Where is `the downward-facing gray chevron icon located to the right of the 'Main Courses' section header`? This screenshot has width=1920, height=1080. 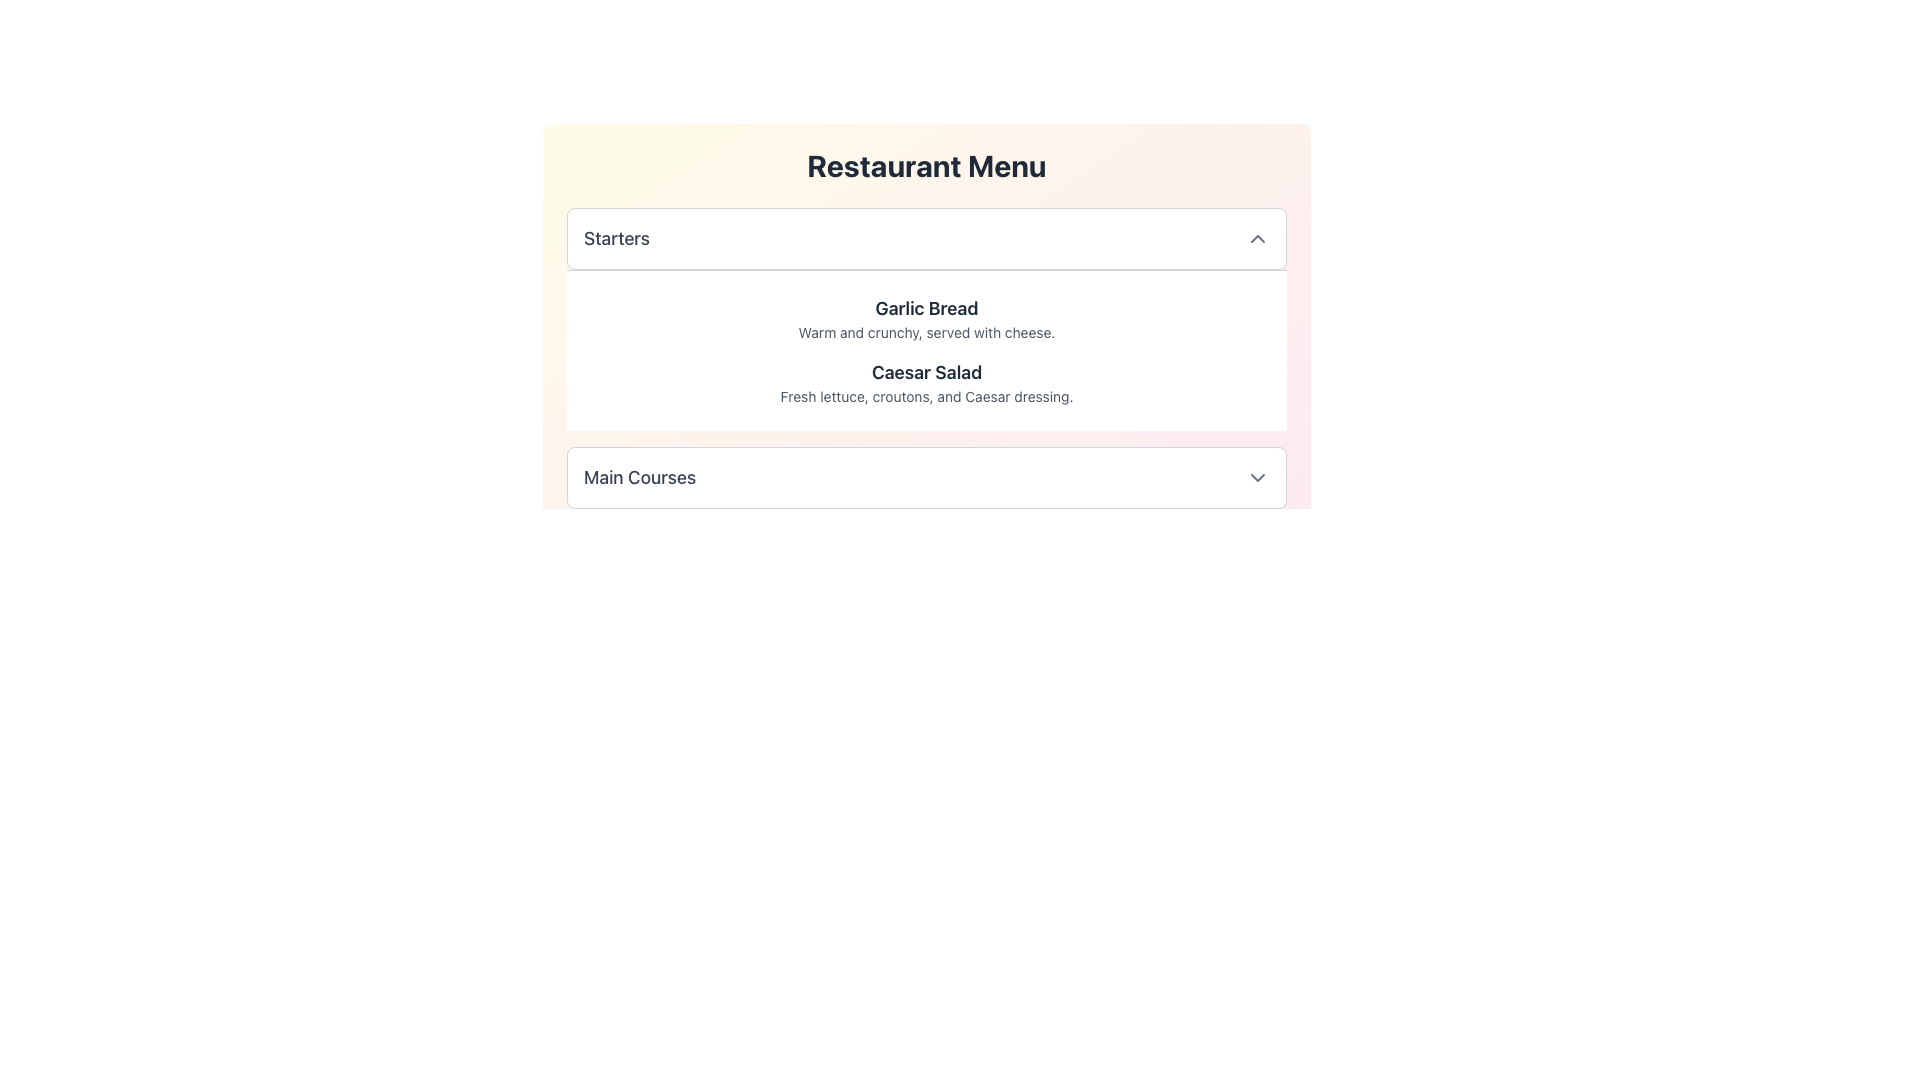 the downward-facing gray chevron icon located to the right of the 'Main Courses' section header is located at coordinates (1256, 478).